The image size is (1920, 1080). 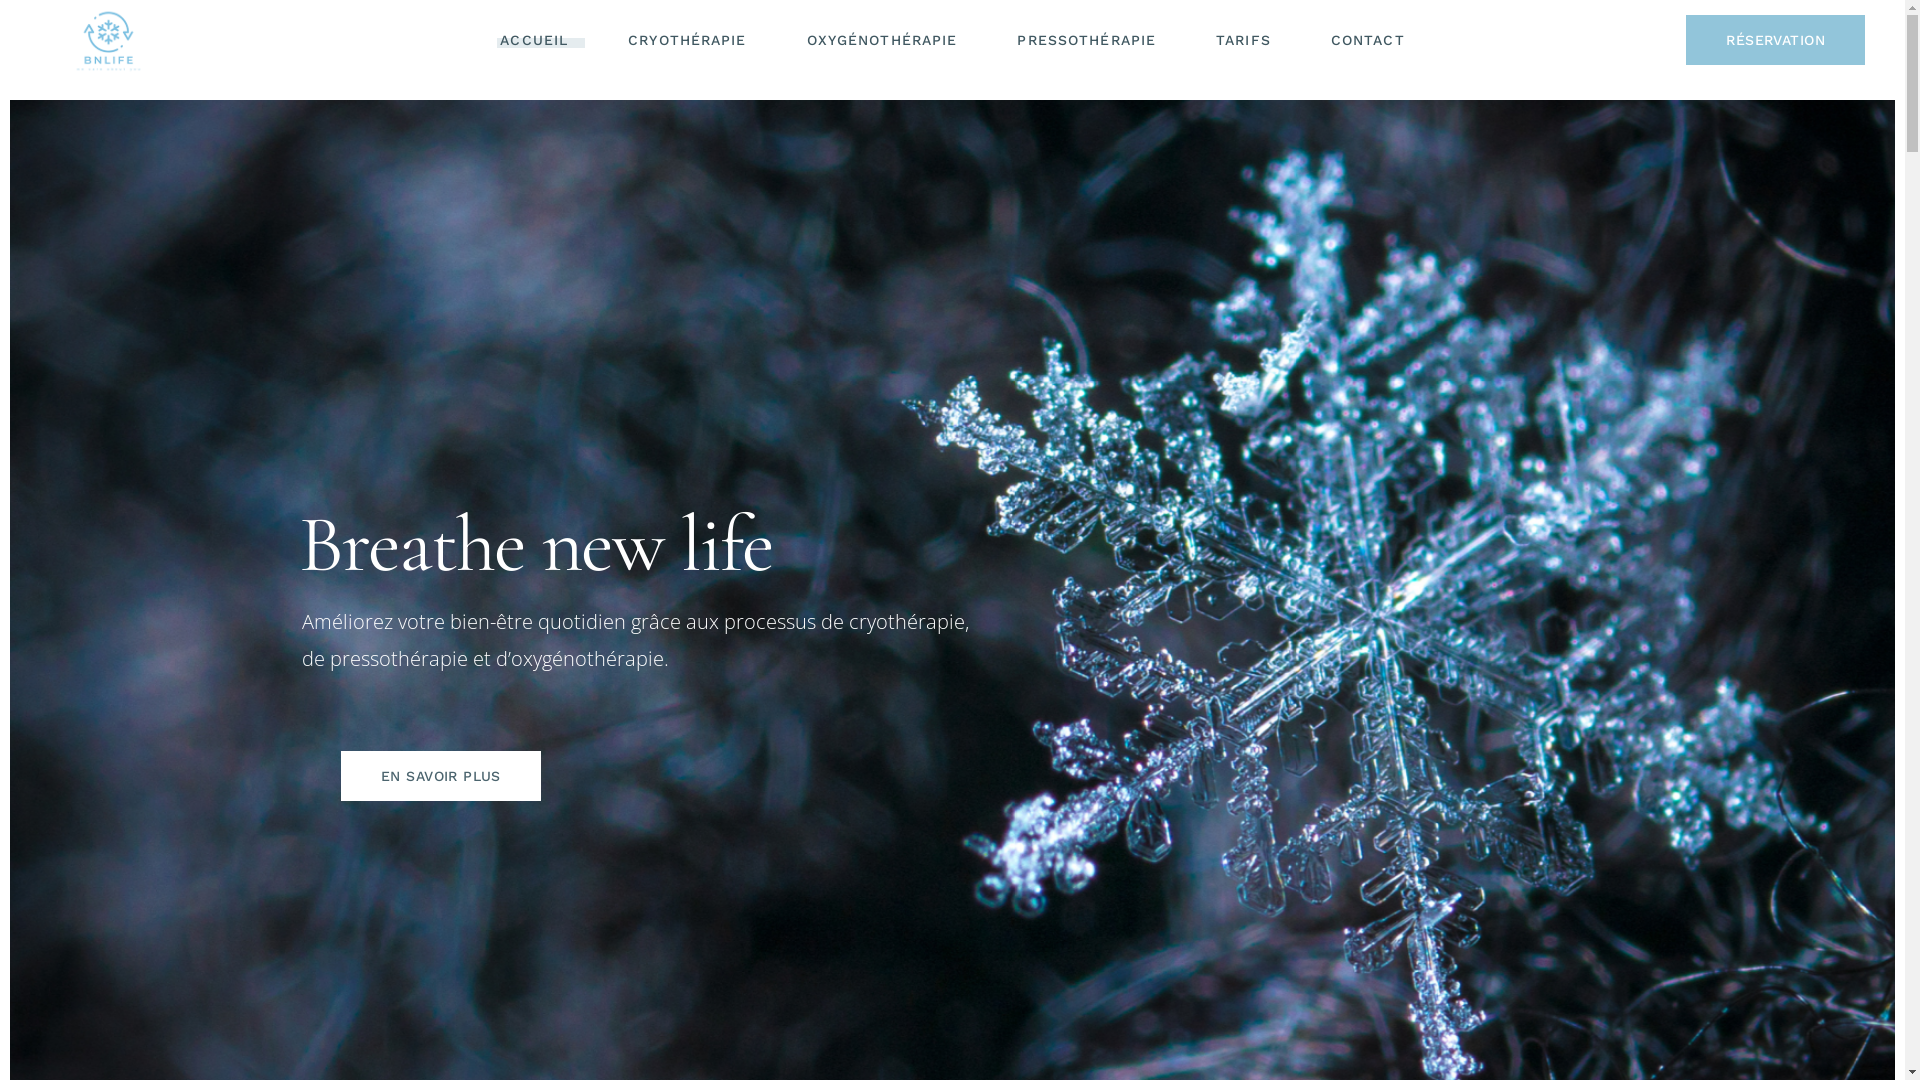 What do you see at coordinates (533, 39) in the screenshot?
I see `'ACCUEIL'` at bounding box center [533, 39].